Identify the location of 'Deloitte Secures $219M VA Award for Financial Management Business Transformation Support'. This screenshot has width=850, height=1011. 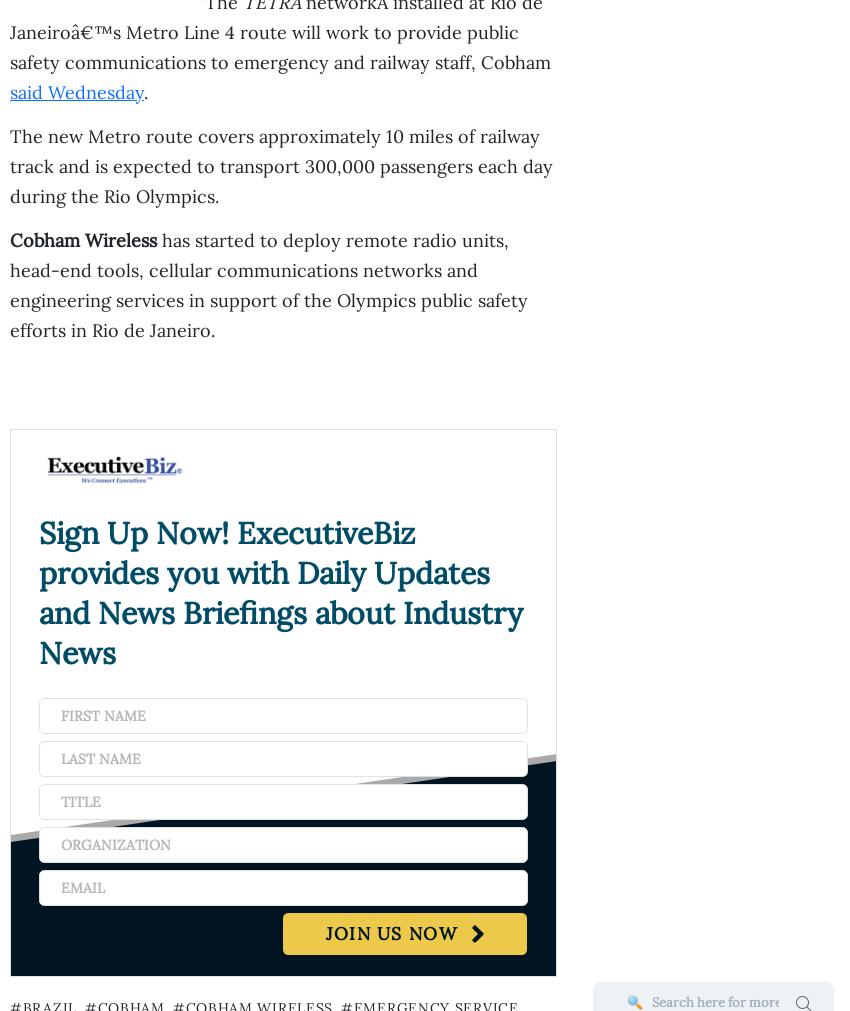
(422, 36).